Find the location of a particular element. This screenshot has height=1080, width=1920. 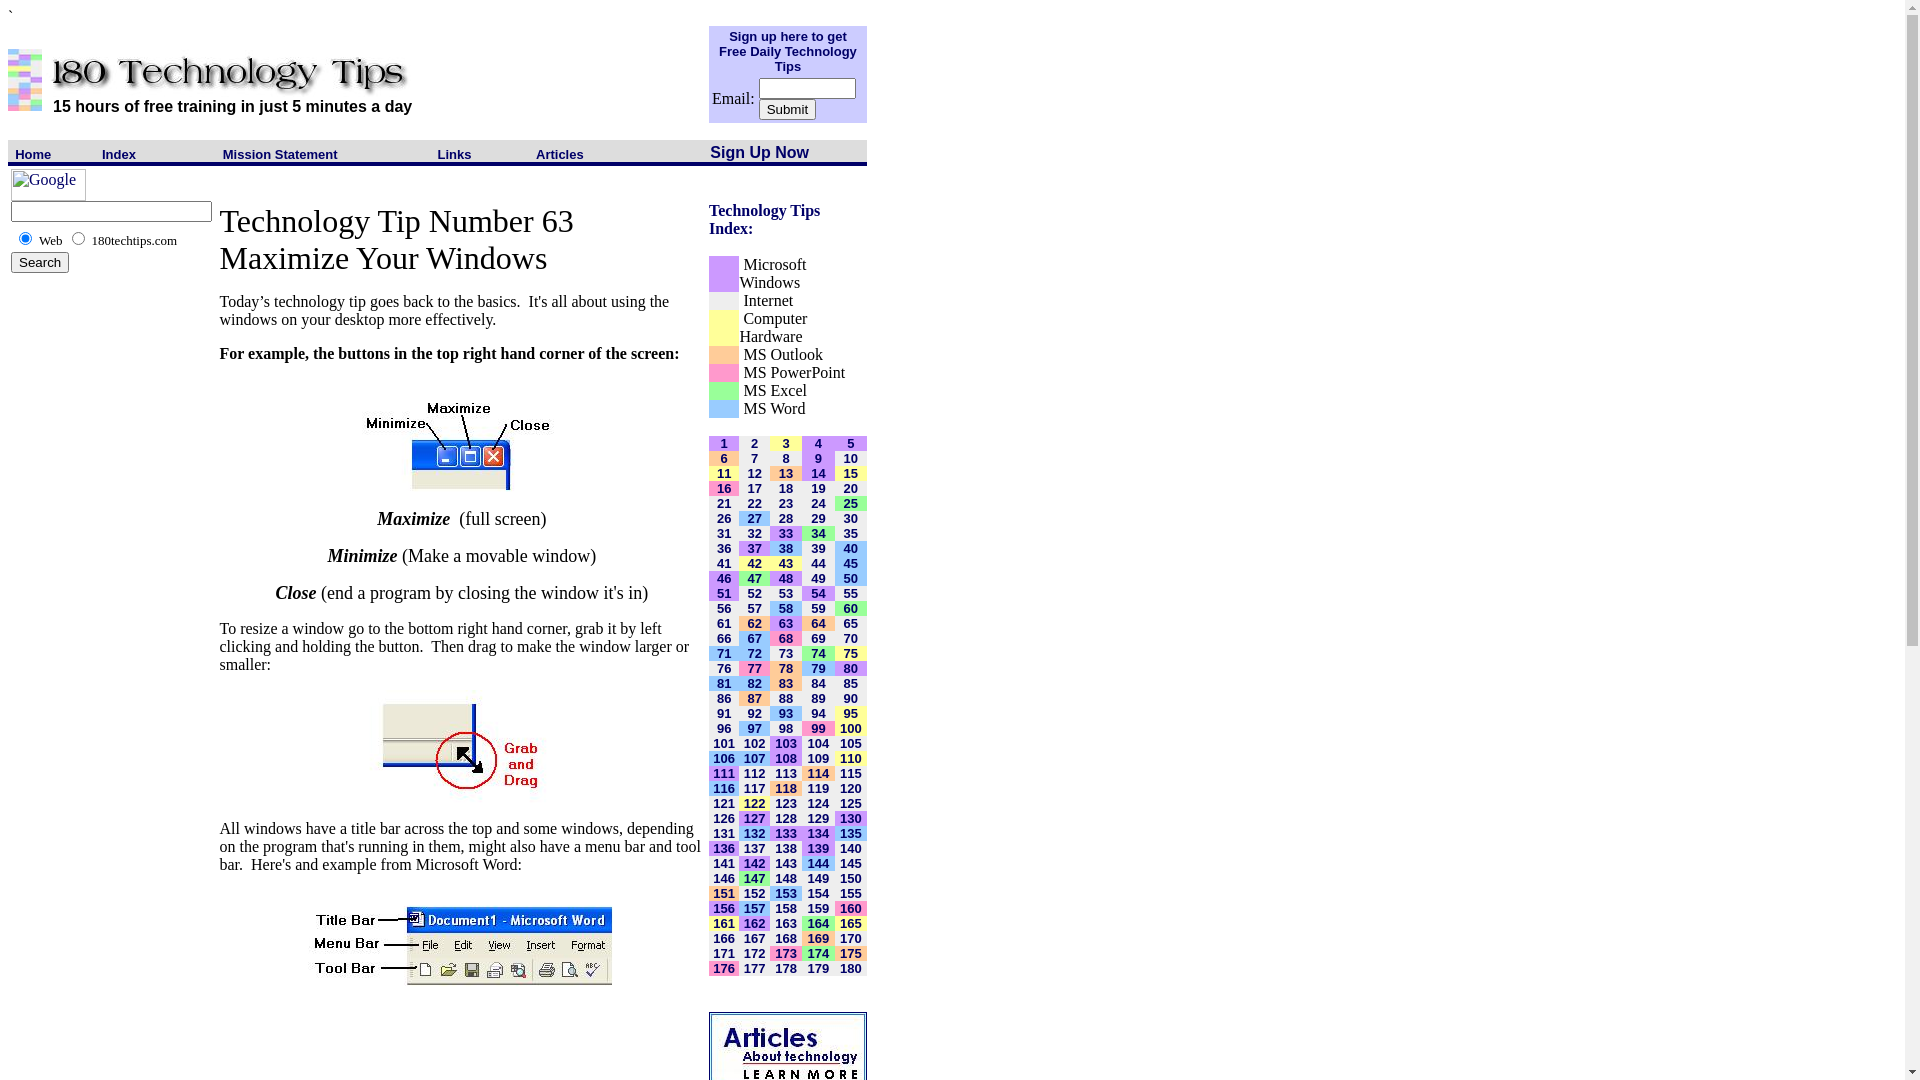

'81' is located at coordinates (723, 682).